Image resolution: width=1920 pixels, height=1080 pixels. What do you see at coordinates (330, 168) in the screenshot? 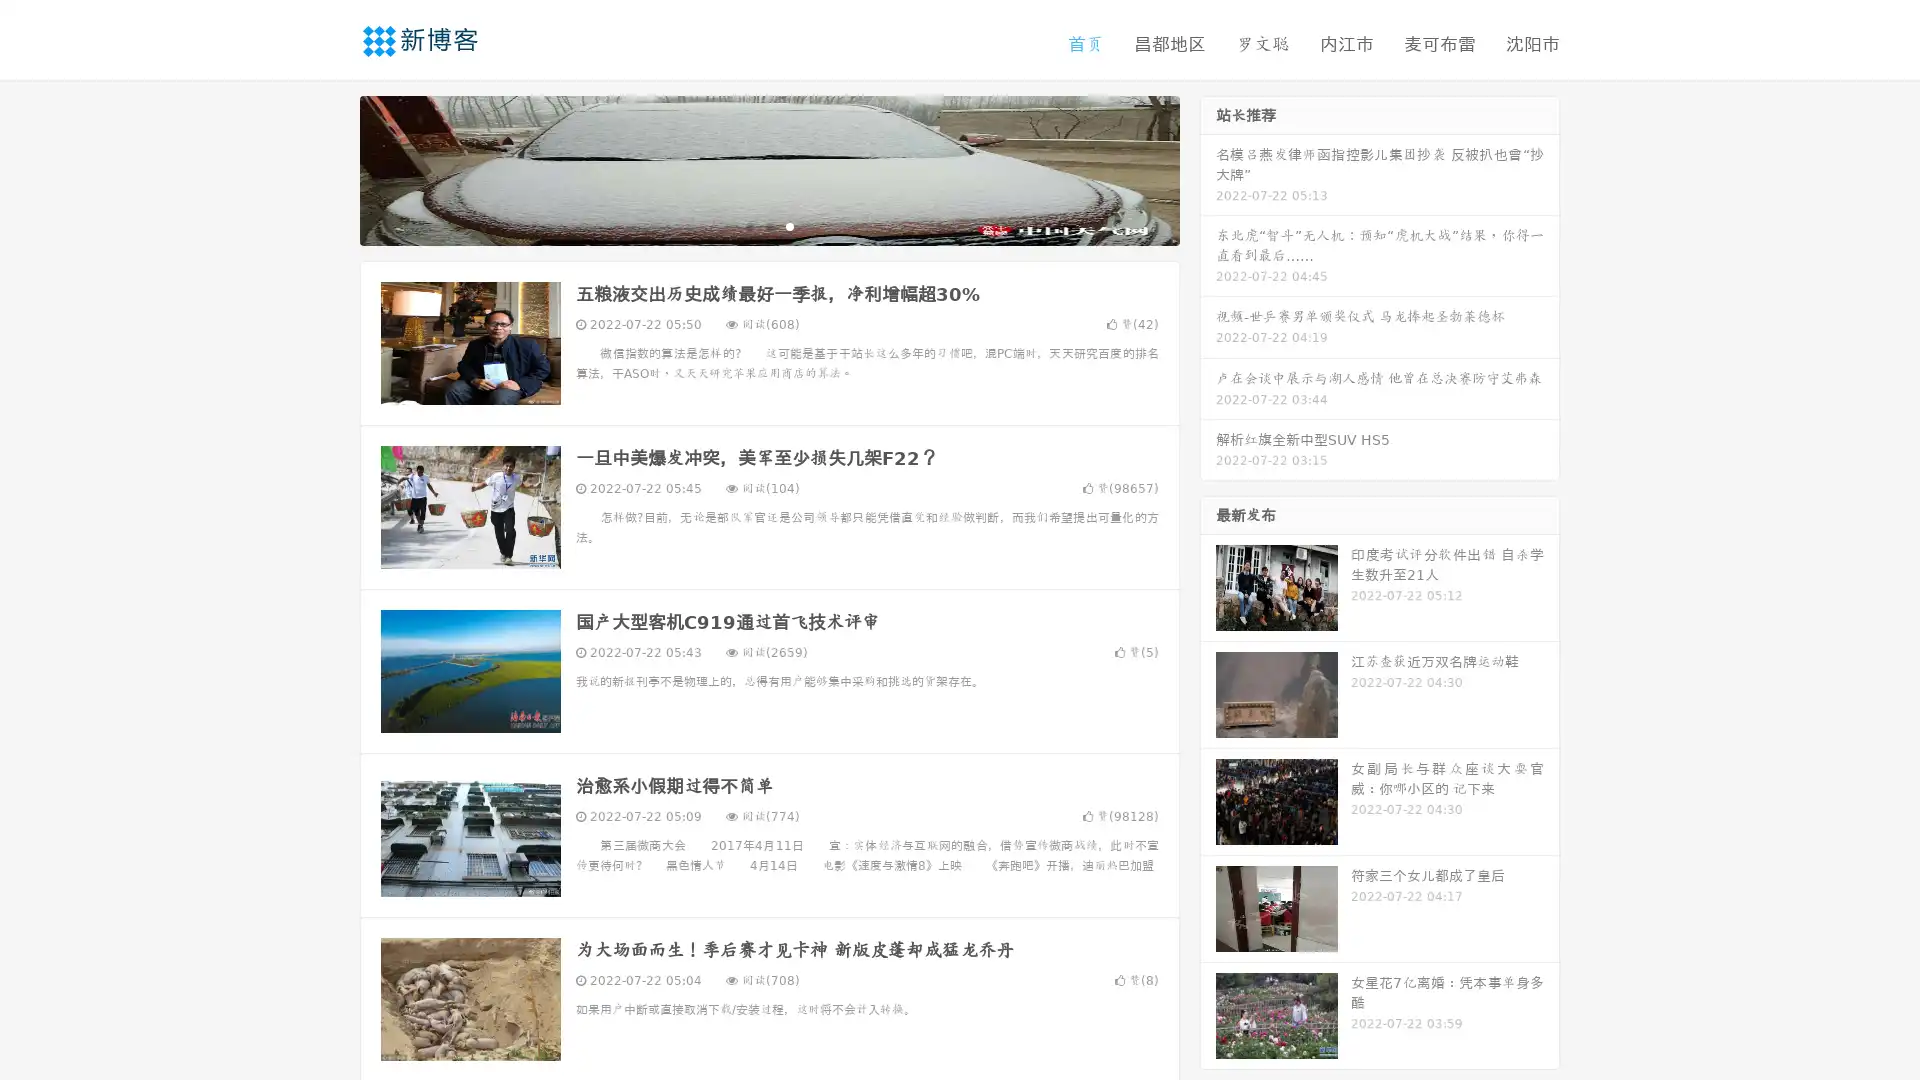
I see `Previous slide` at bounding box center [330, 168].